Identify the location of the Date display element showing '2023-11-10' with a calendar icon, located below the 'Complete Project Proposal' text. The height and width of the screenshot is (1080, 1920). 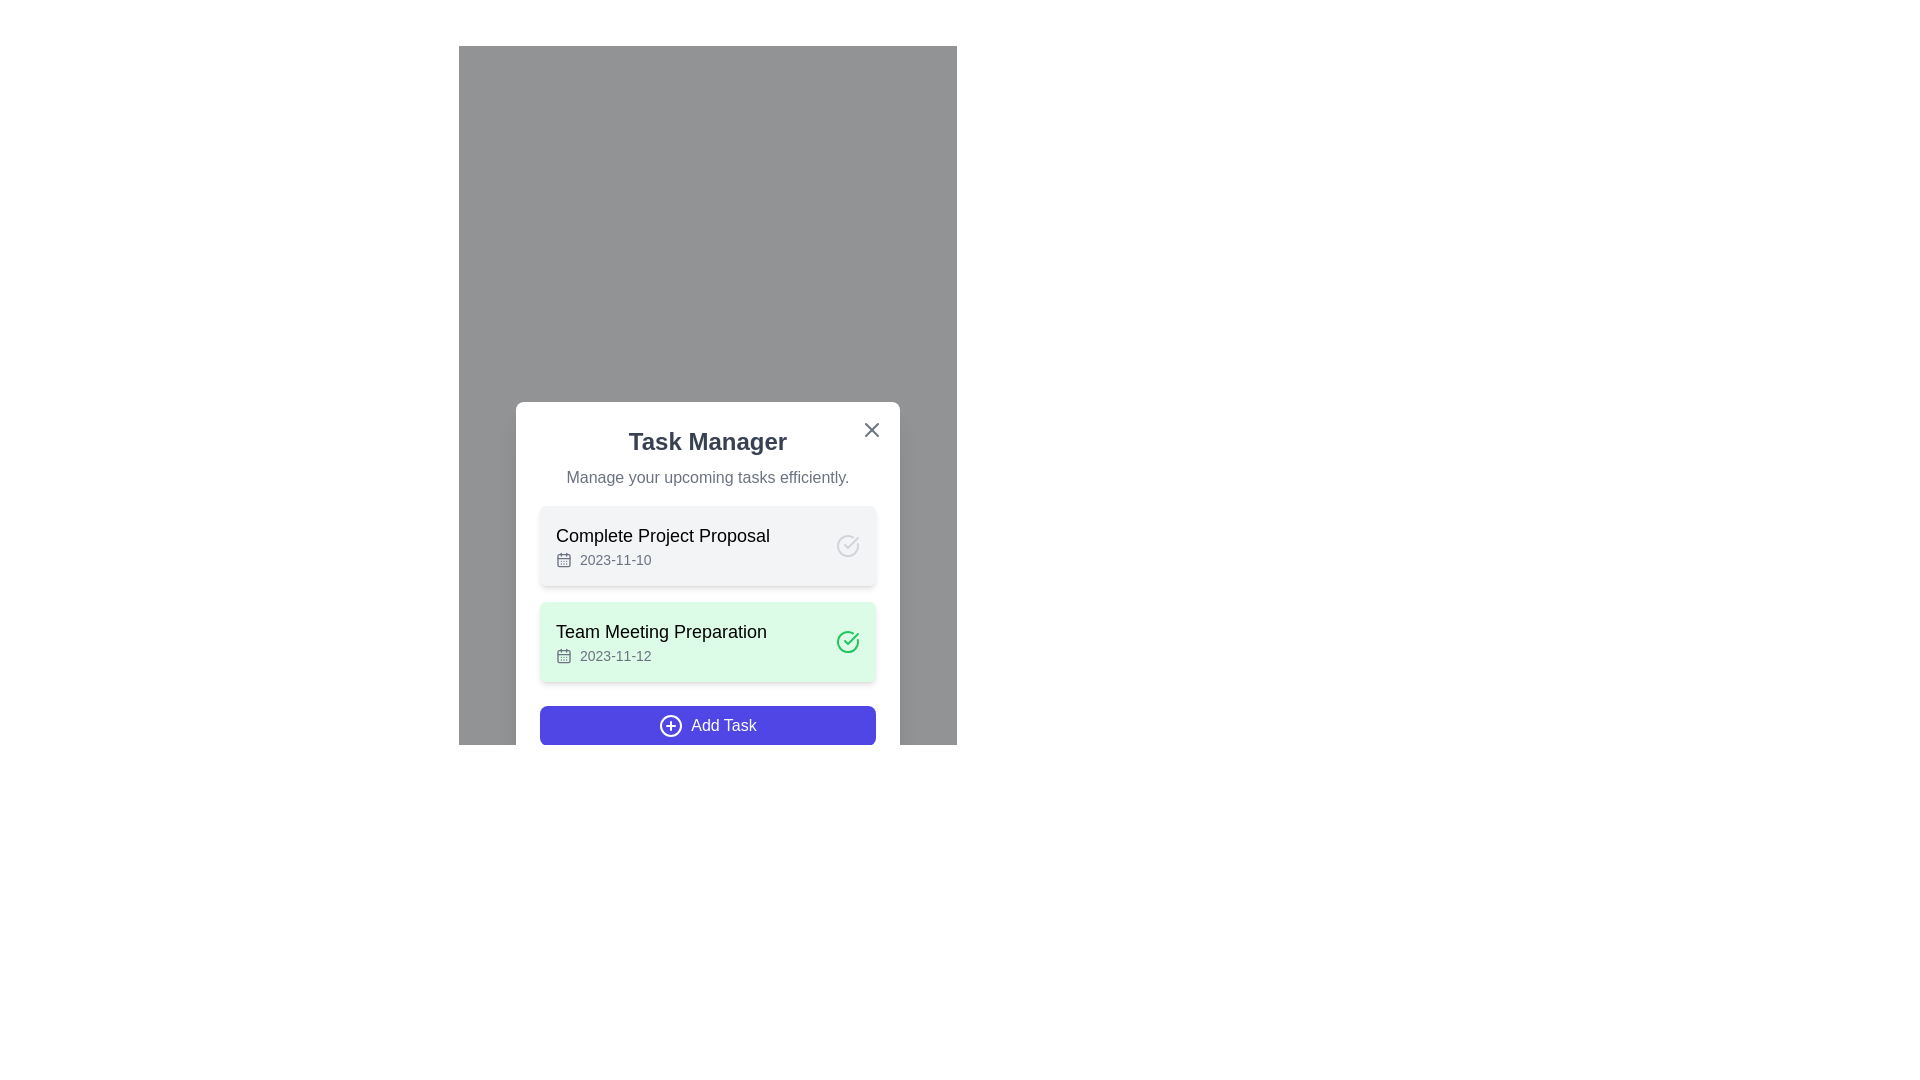
(662, 559).